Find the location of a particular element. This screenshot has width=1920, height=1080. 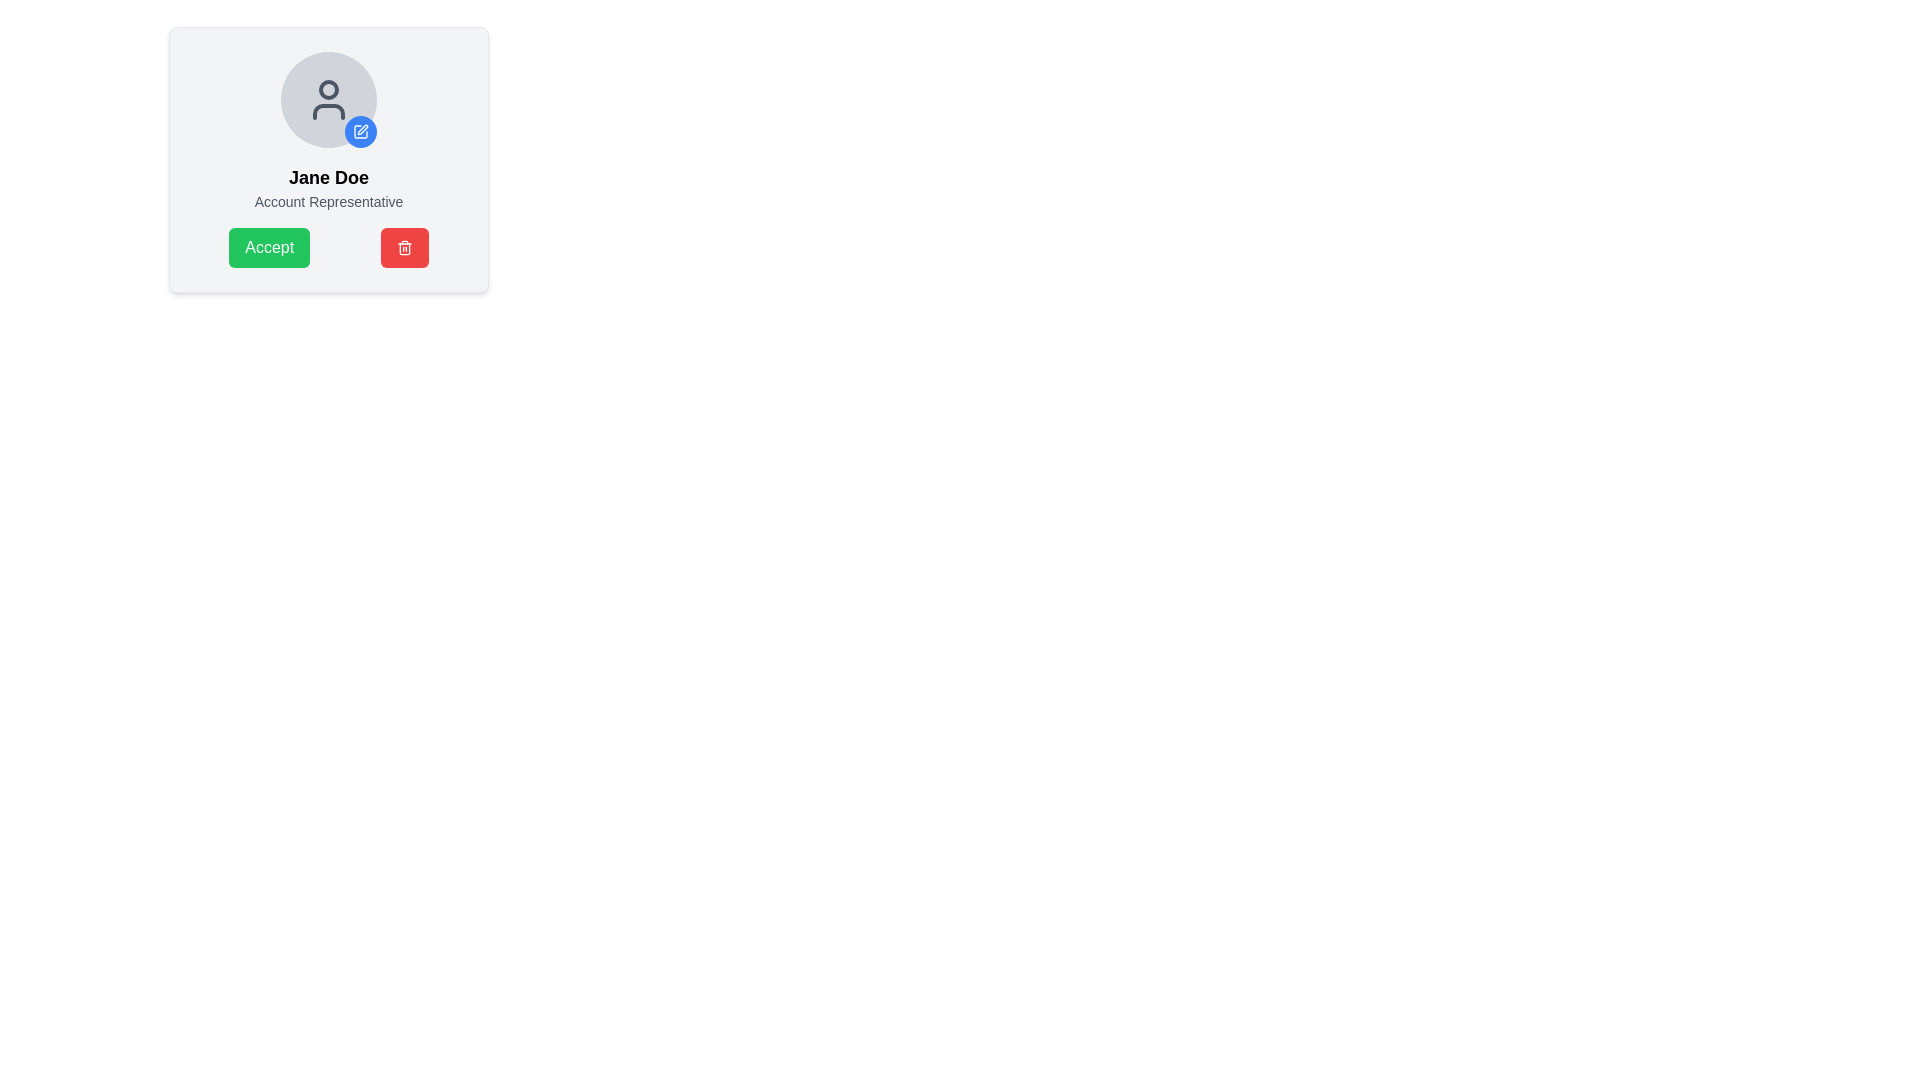

the user icon, which is a minimalistic line-drawn representation of a user with a circular head and semicircular body, located at the top of the profile card for 'Jane Doe' is located at coordinates (329, 100).